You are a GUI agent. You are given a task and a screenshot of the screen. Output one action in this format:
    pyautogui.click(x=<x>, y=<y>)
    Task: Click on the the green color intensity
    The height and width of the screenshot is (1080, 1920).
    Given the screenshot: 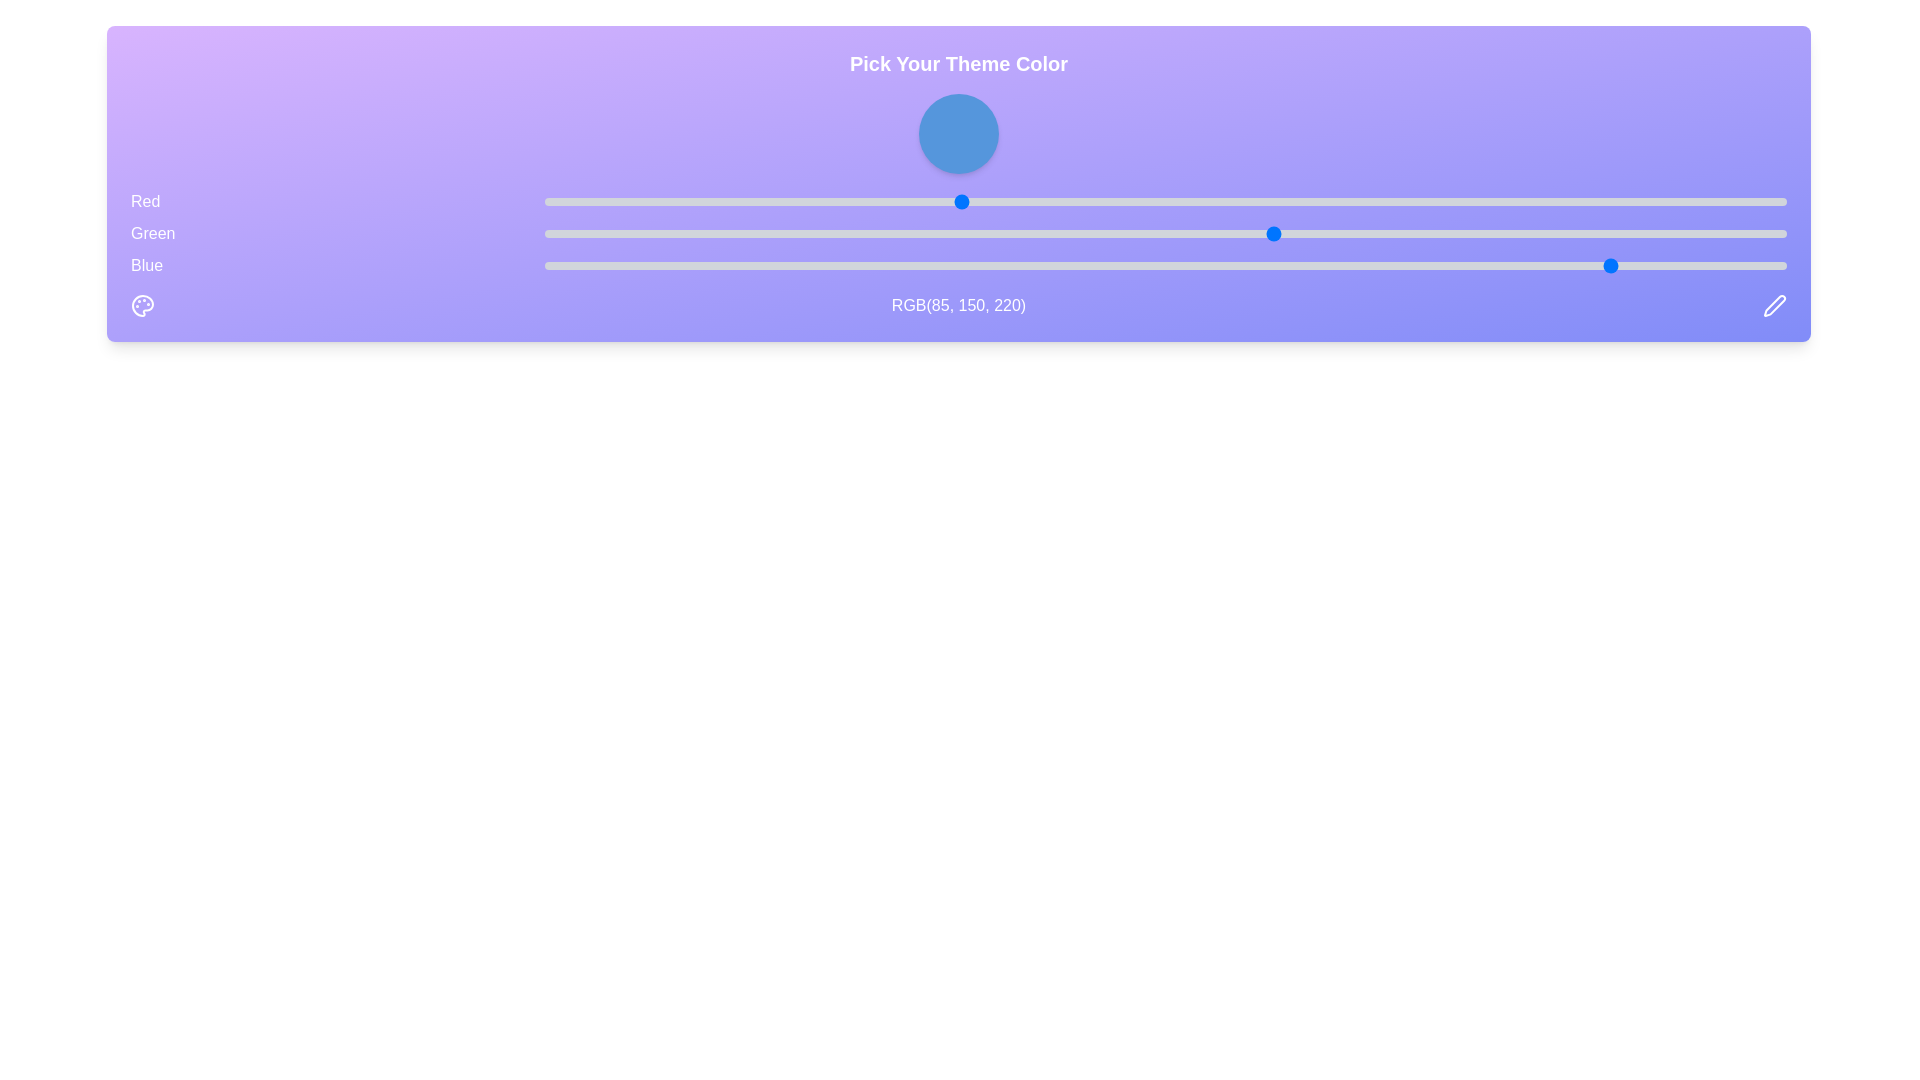 What is the action you would take?
    pyautogui.click(x=758, y=233)
    